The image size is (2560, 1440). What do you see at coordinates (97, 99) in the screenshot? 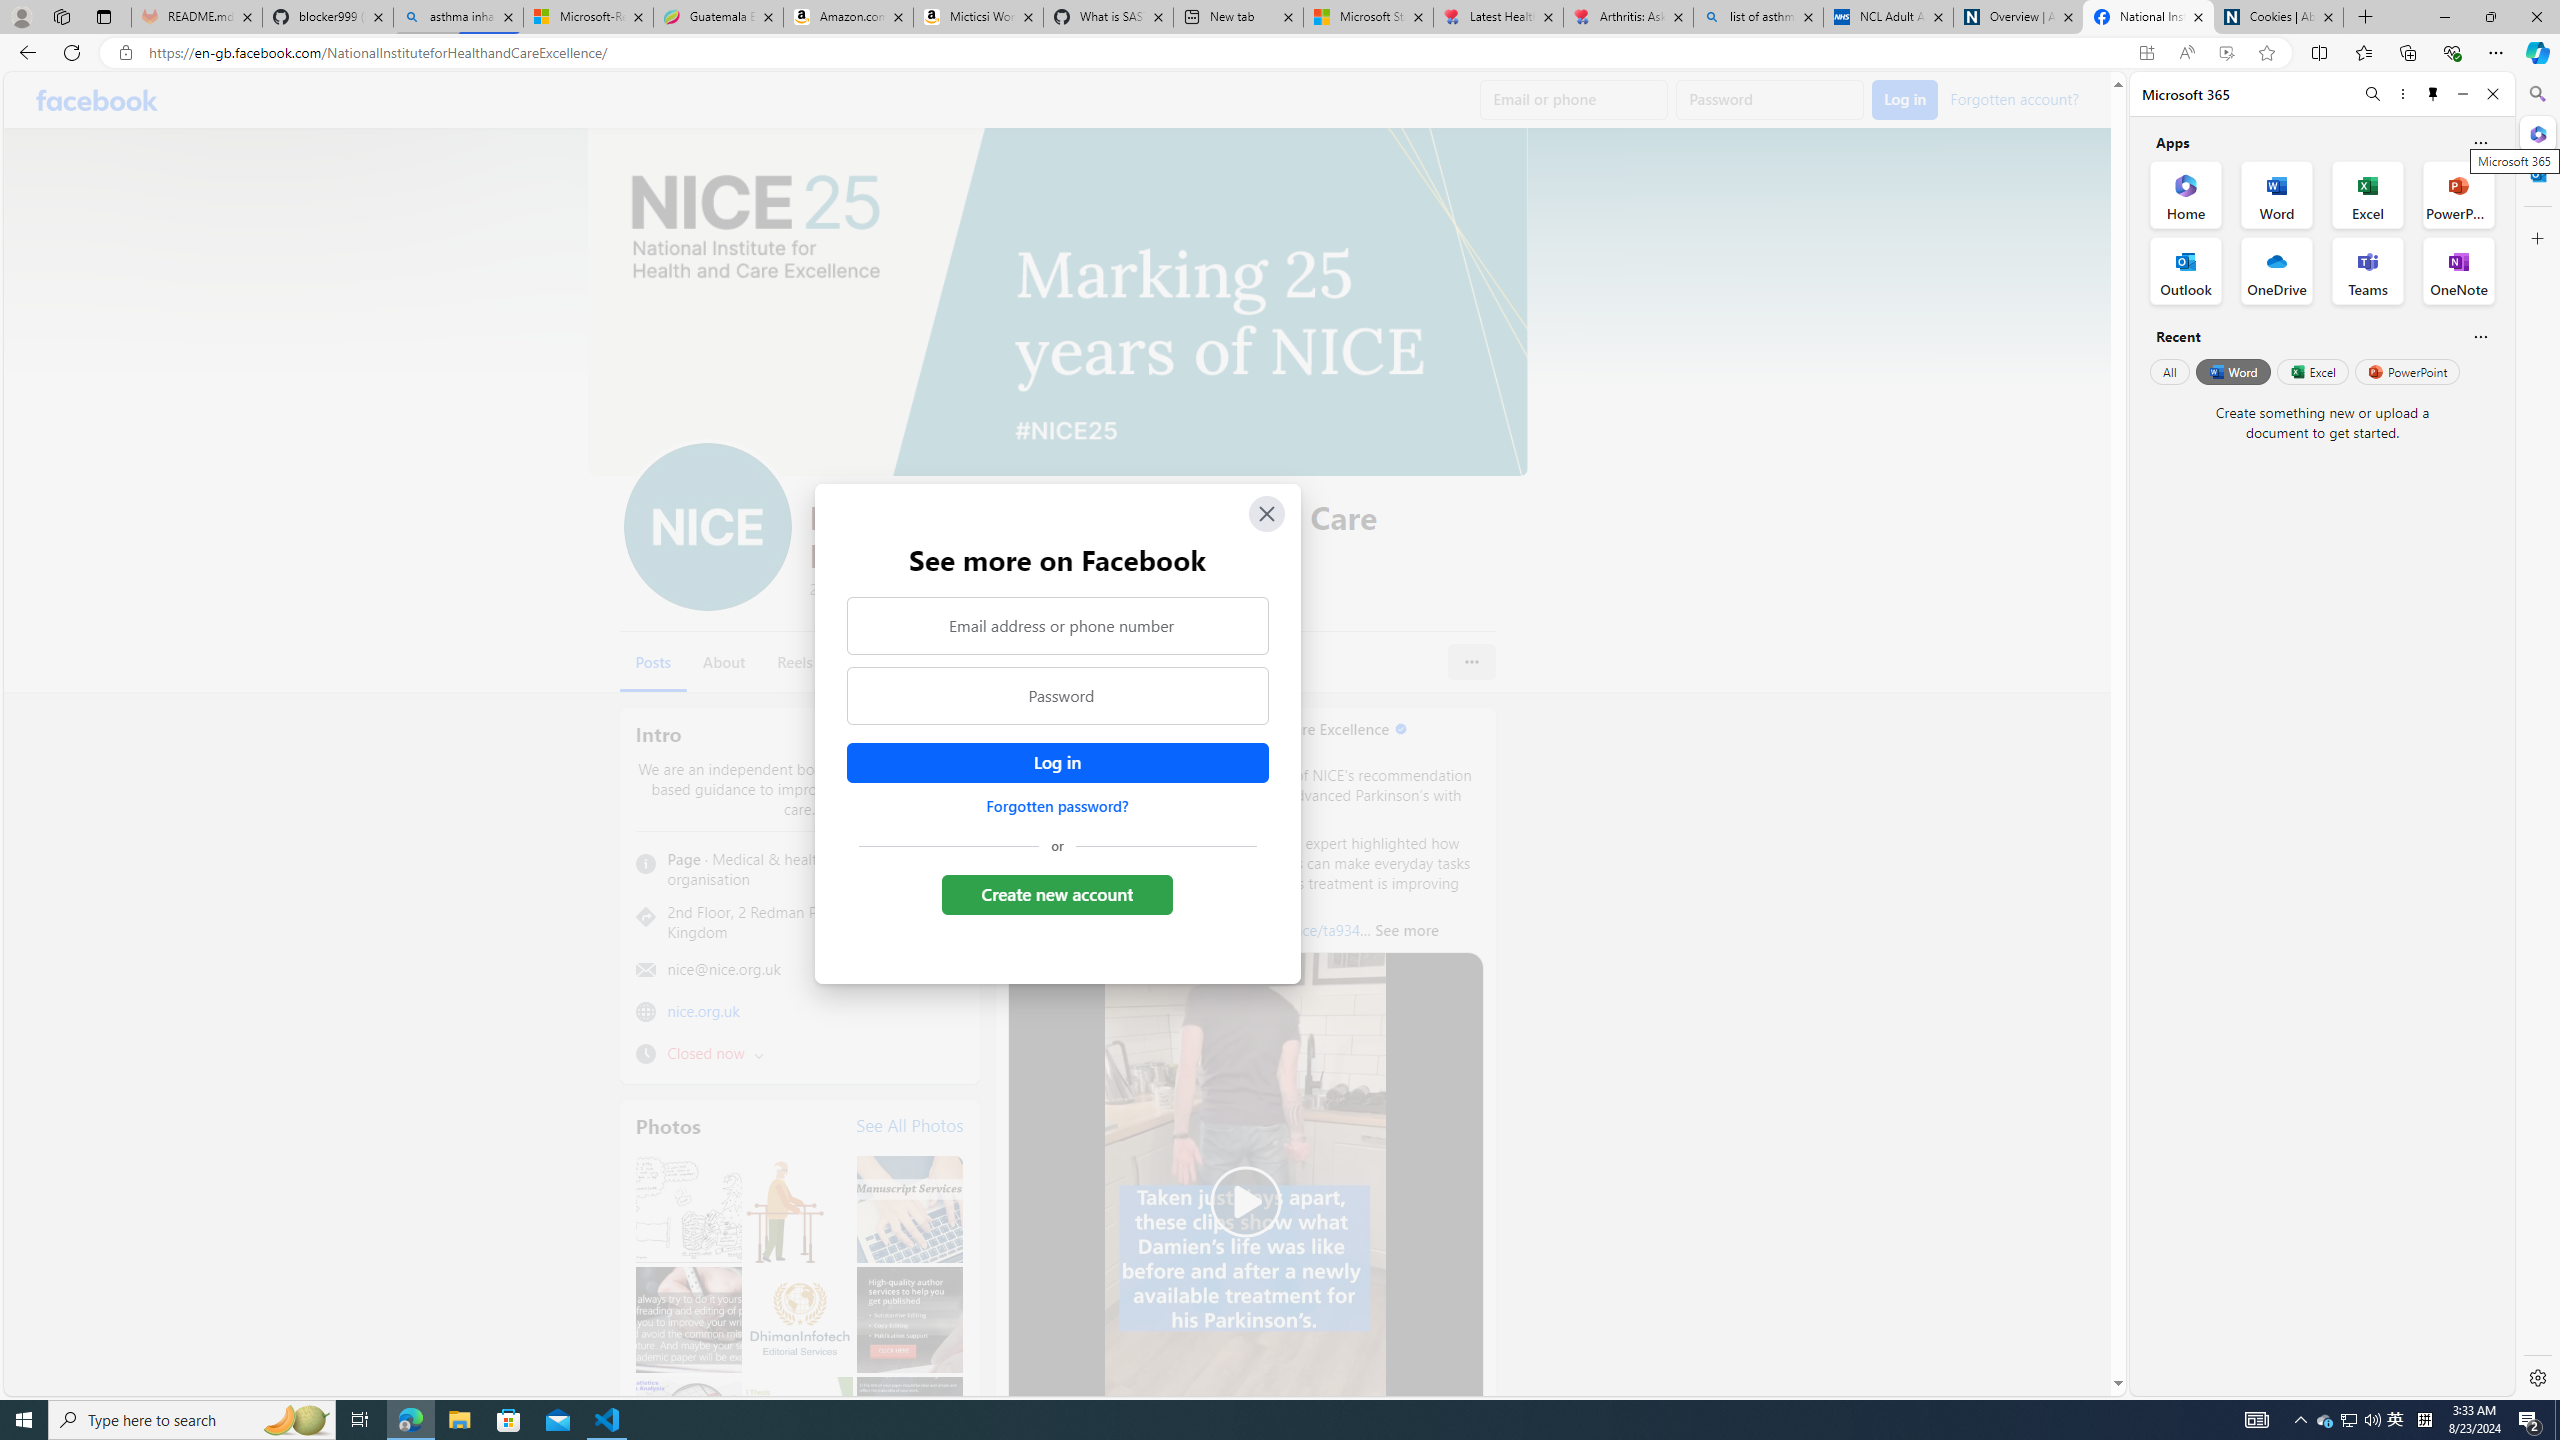
I see `'Facebook'` at bounding box center [97, 99].